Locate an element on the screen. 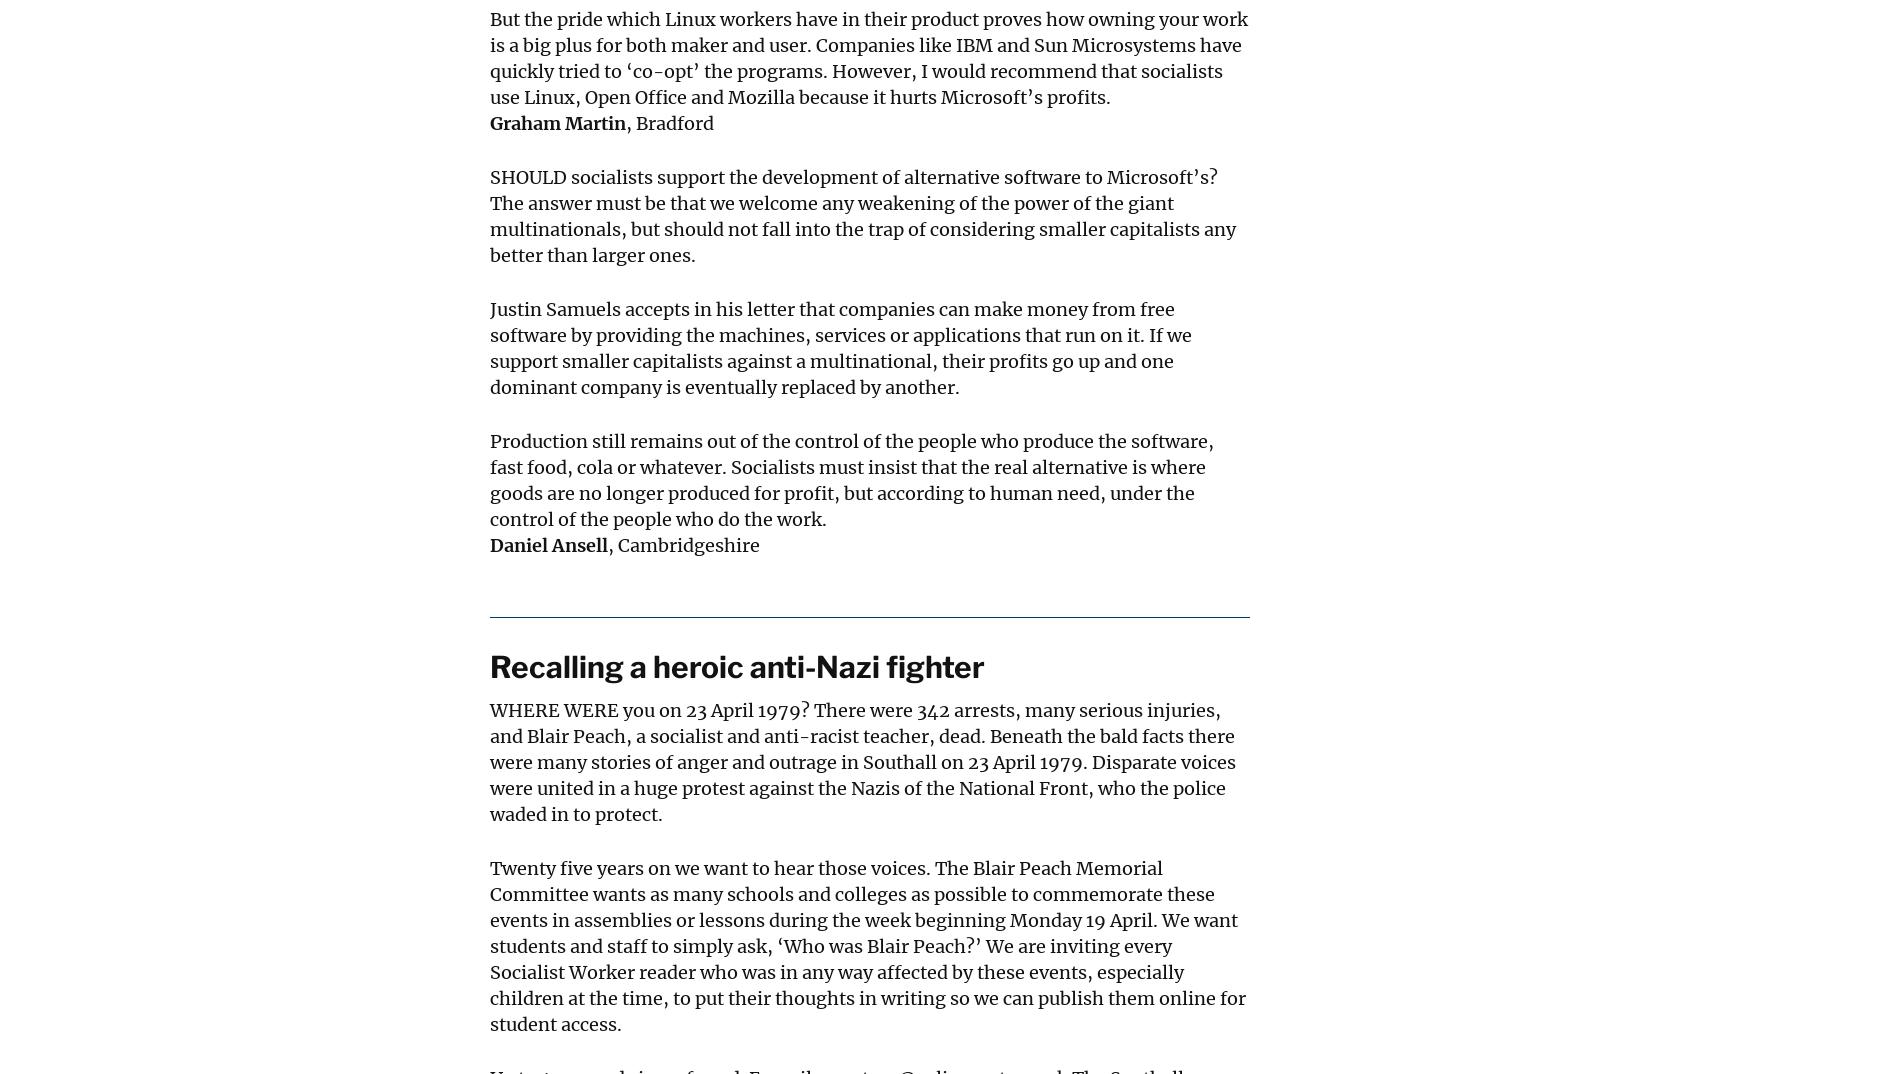  'WHERE WERE you on 23 April 1979? There were 342 arrests, many serious injuries, and Blair Peach, a socialist and anti-racist teacher, dead. Beneath the bald facts there were many stories of anger and outrage in Southall on 23 April 1979. Disparate voices were united in a huge protest against the Nazis of the National Front, who the police waded in to protect.' is located at coordinates (861, 761).